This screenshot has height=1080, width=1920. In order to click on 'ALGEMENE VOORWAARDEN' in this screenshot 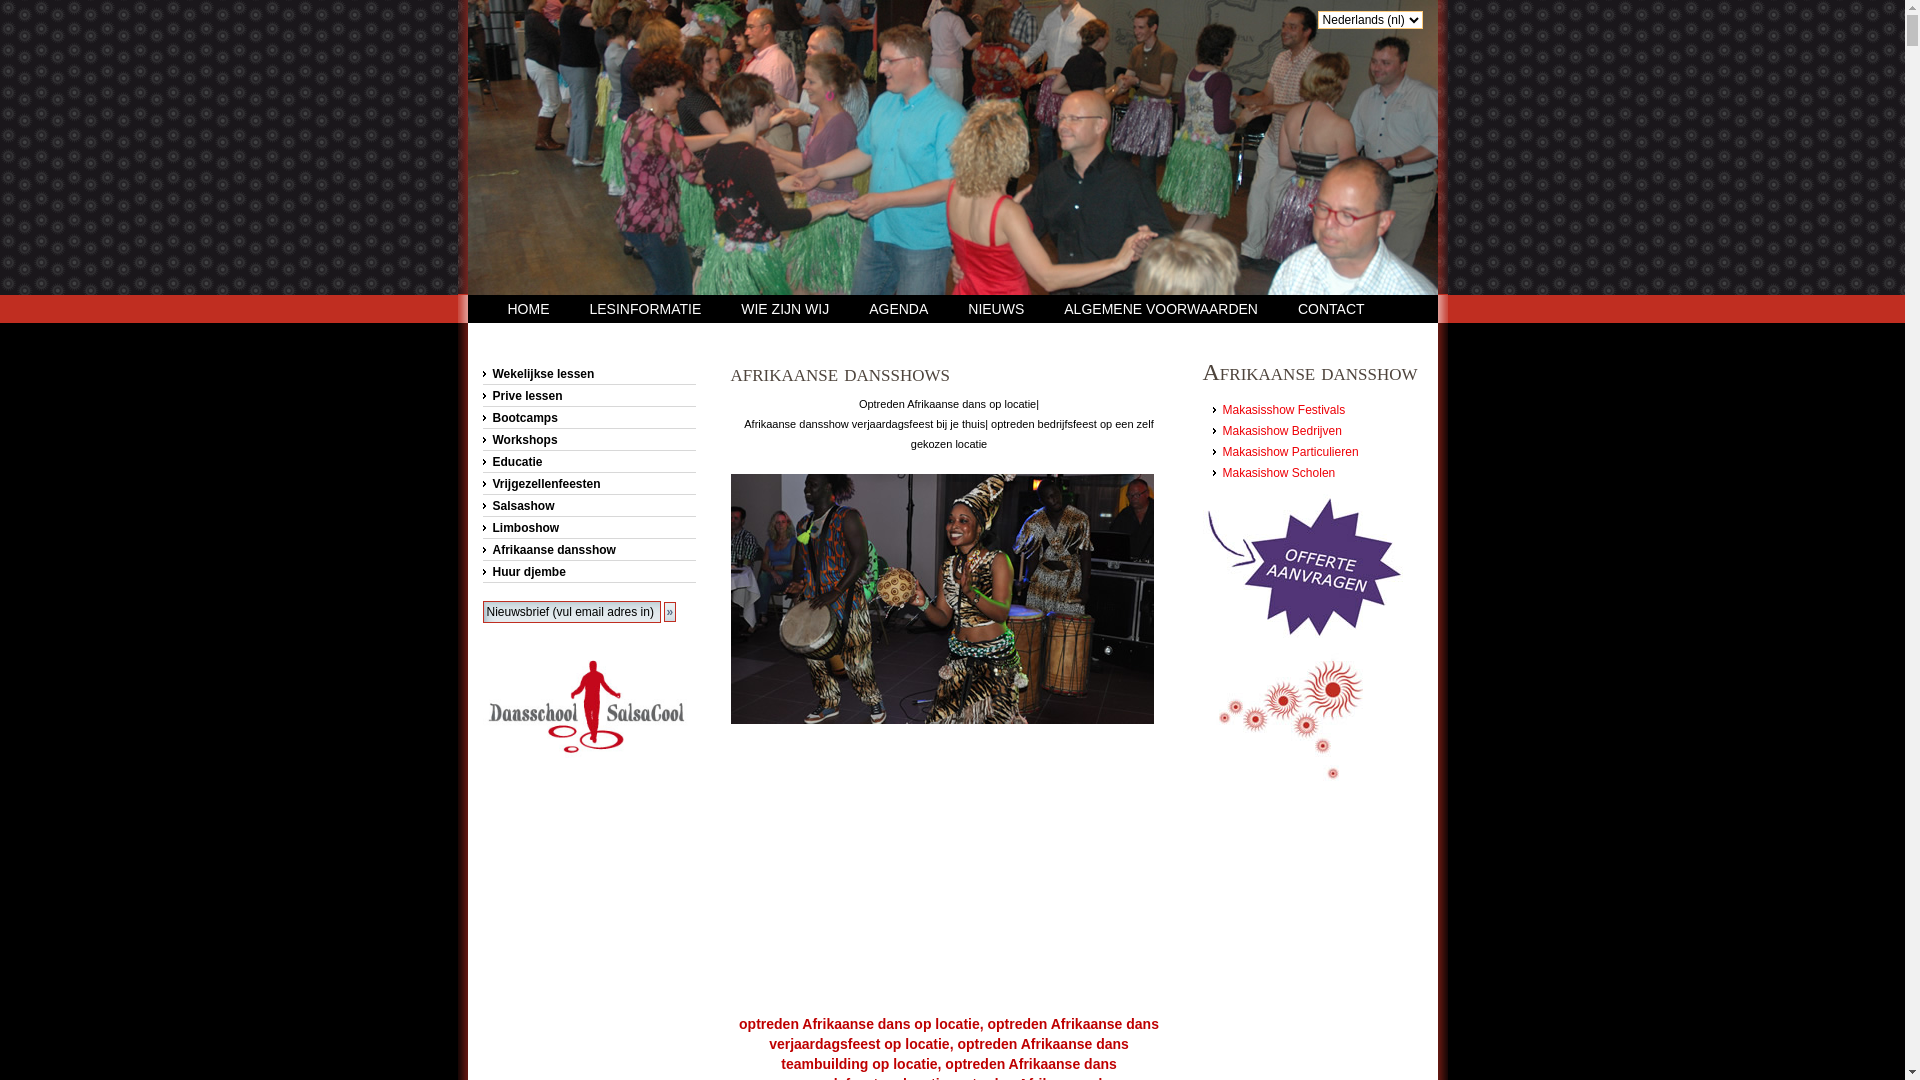, I will do `click(1161, 308)`.